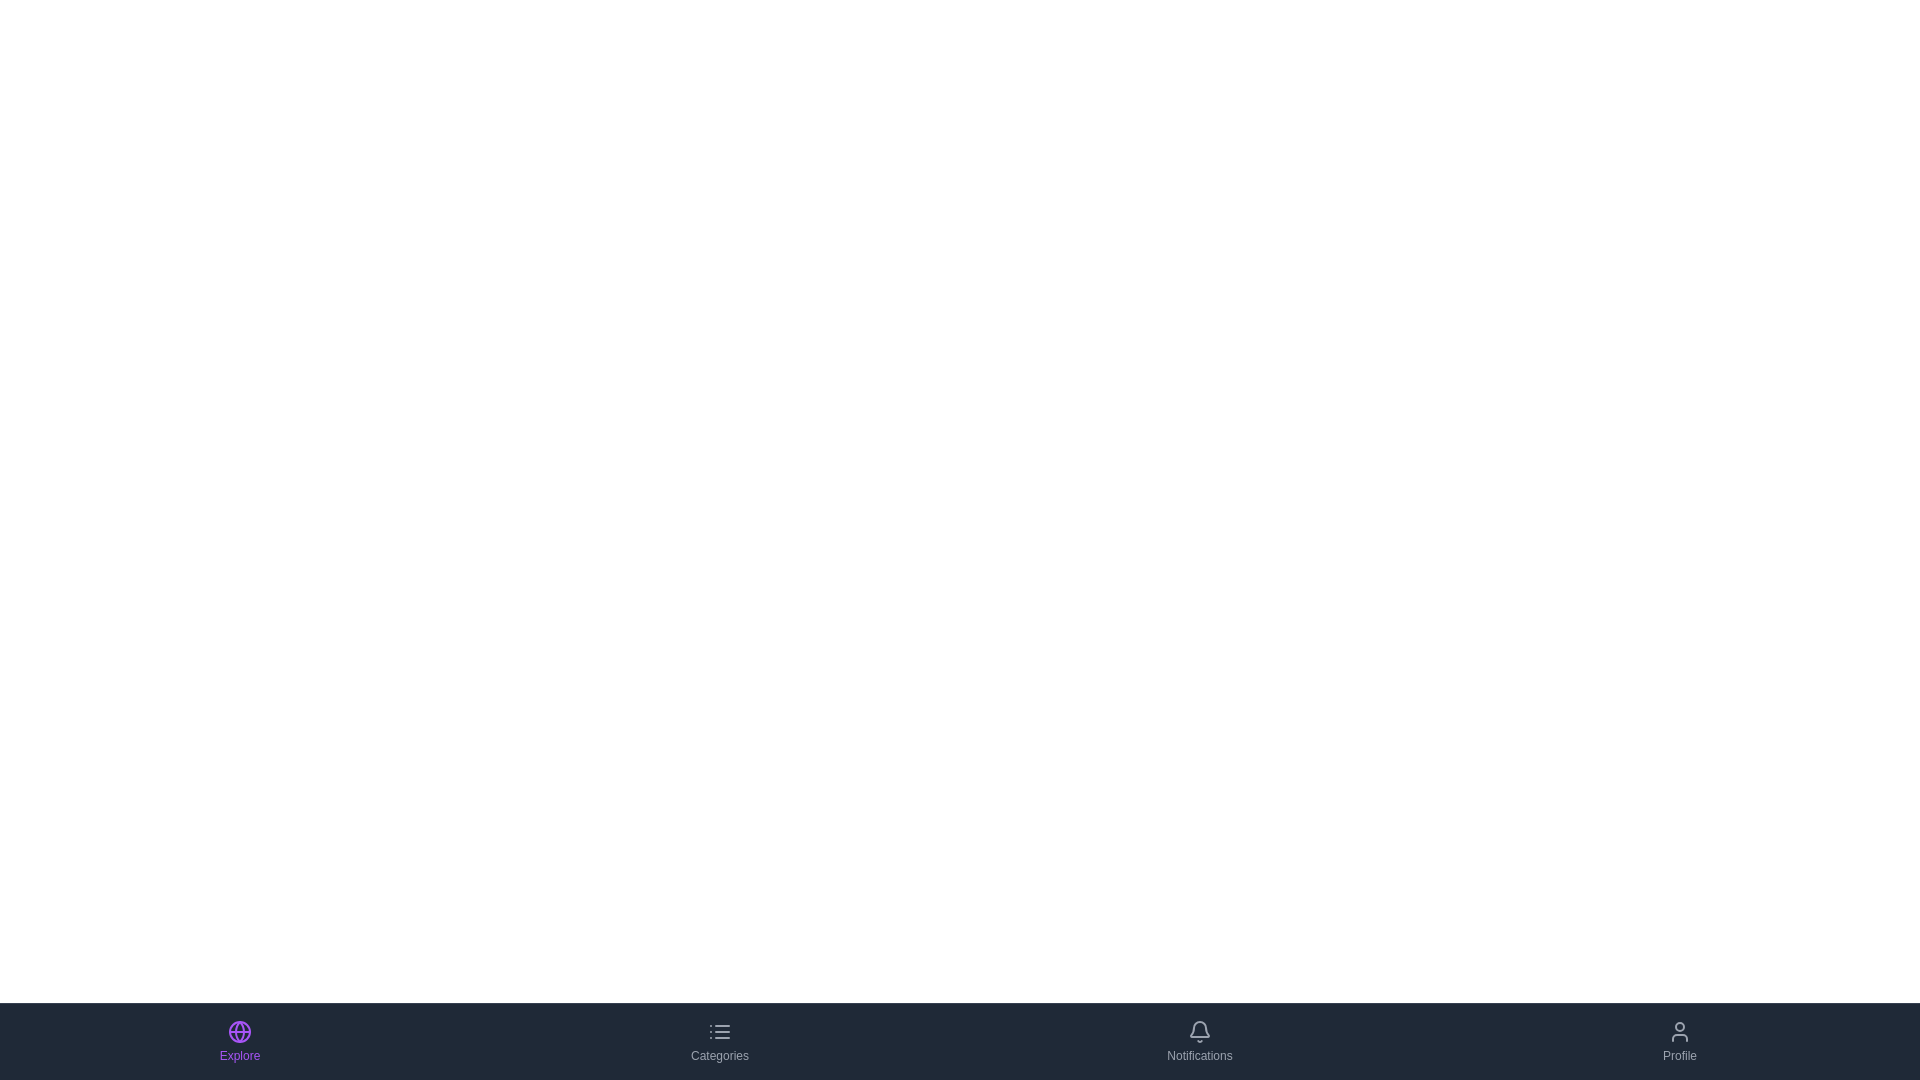 The image size is (1920, 1080). What do you see at coordinates (240, 1032) in the screenshot?
I see `the Vector Graphic Element (Circle) representing a part of the graphical globe icon located in the bottom-left corner of the navigation bar` at bounding box center [240, 1032].